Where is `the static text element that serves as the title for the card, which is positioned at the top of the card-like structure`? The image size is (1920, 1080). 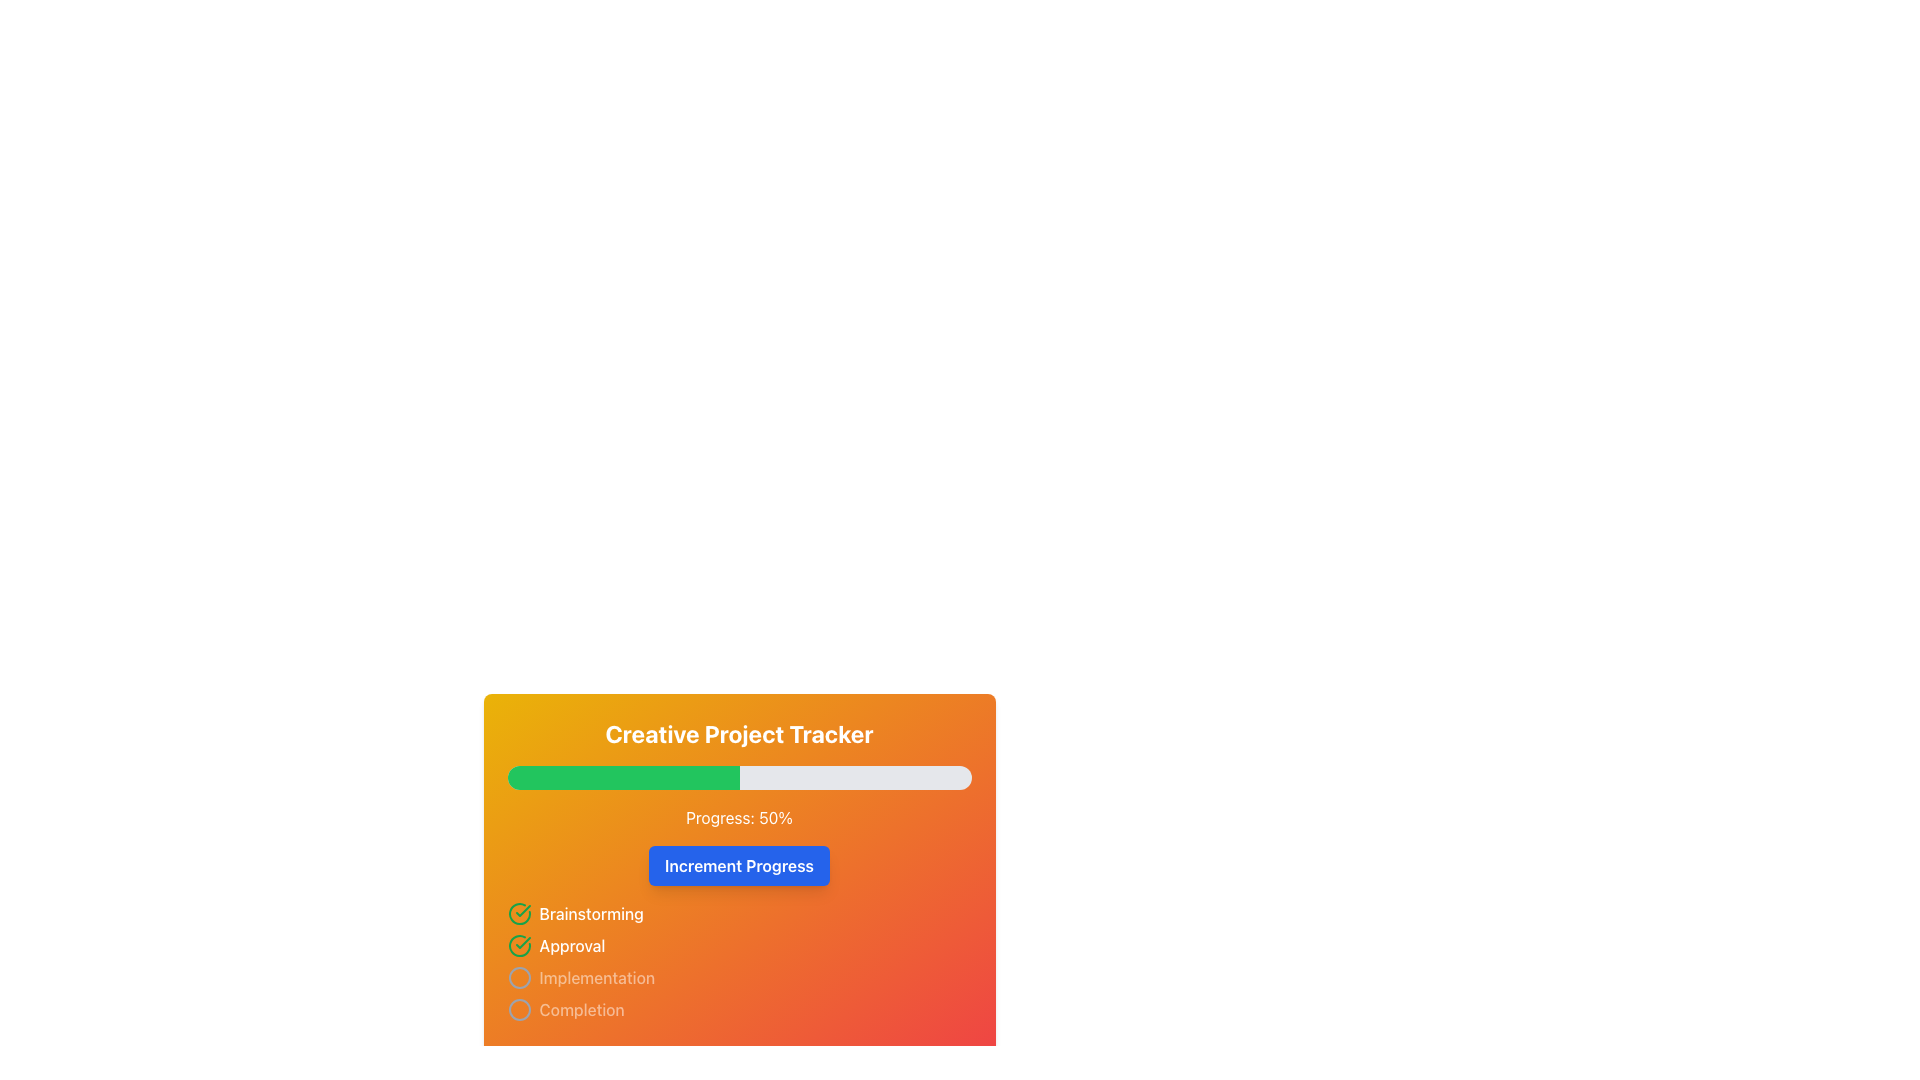
the static text element that serves as the title for the card, which is positioned at the top of the card-like structure is located at coordinates (738, 733).